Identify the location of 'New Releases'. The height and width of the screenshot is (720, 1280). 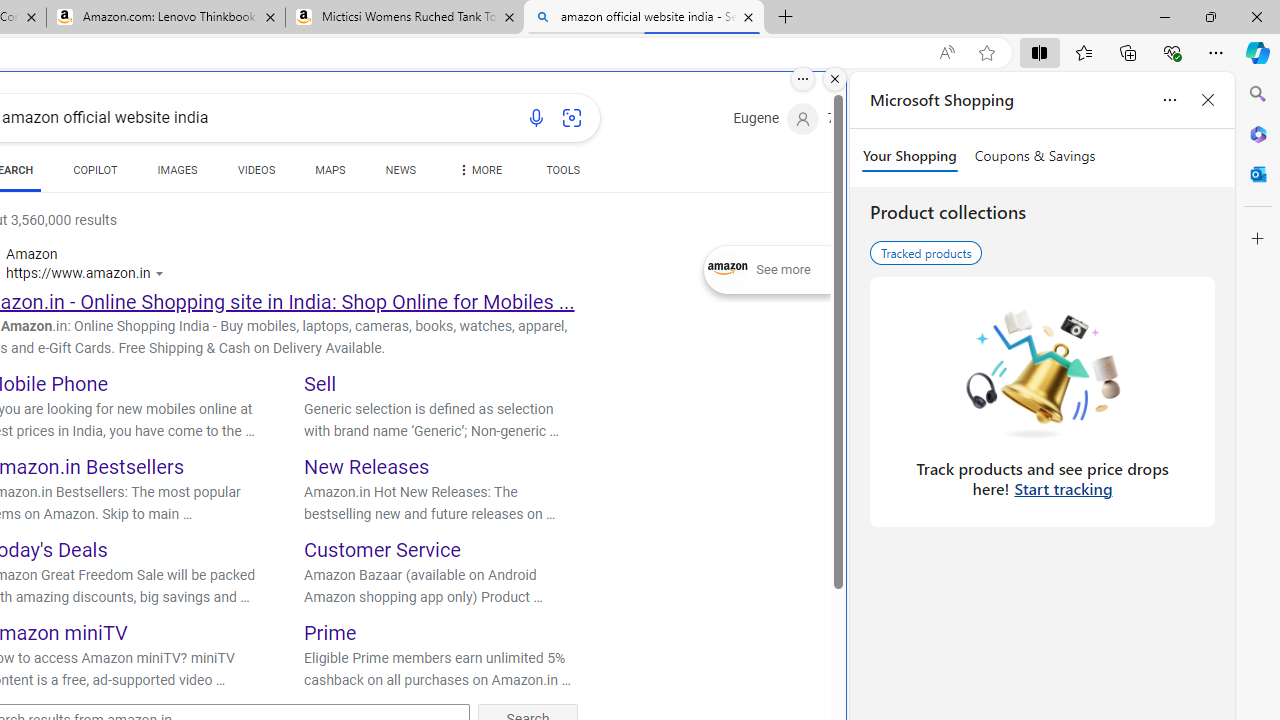
(367, 466).